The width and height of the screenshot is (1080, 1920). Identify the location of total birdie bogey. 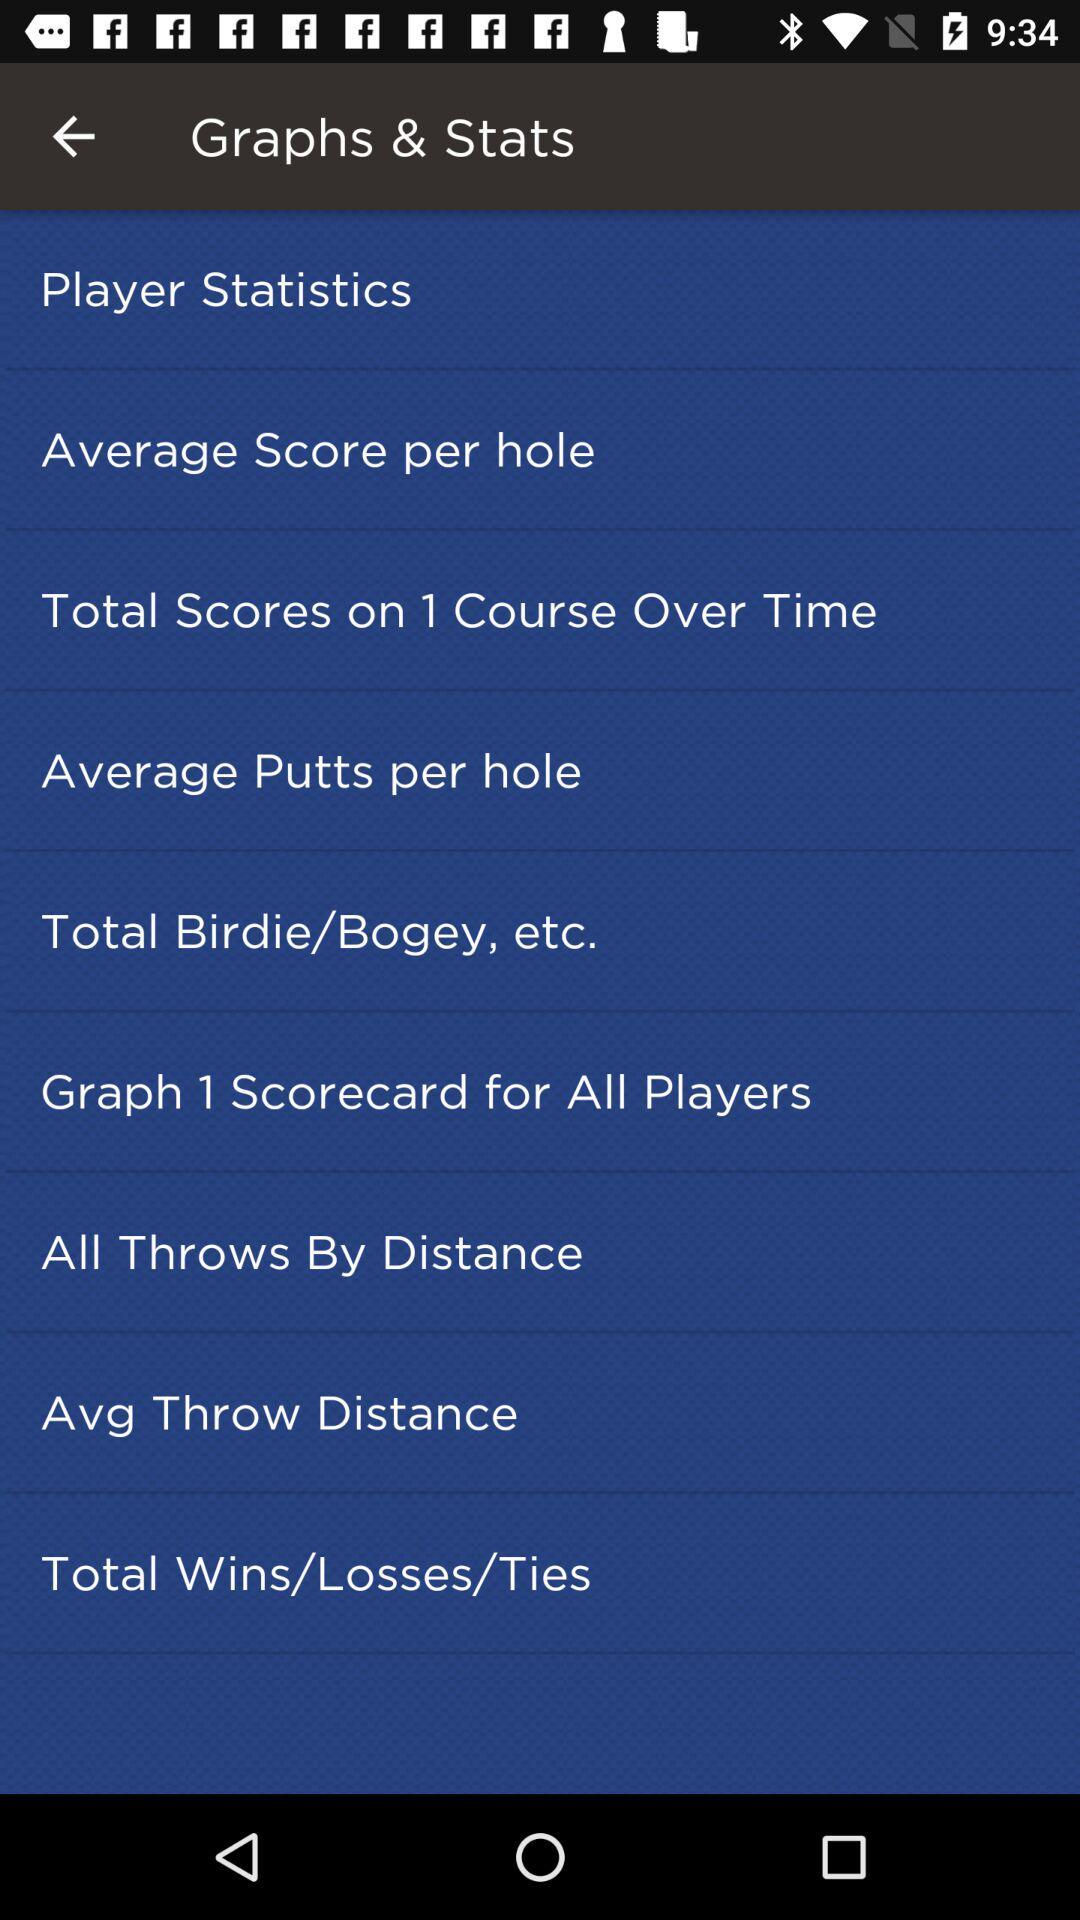
(546, 929).